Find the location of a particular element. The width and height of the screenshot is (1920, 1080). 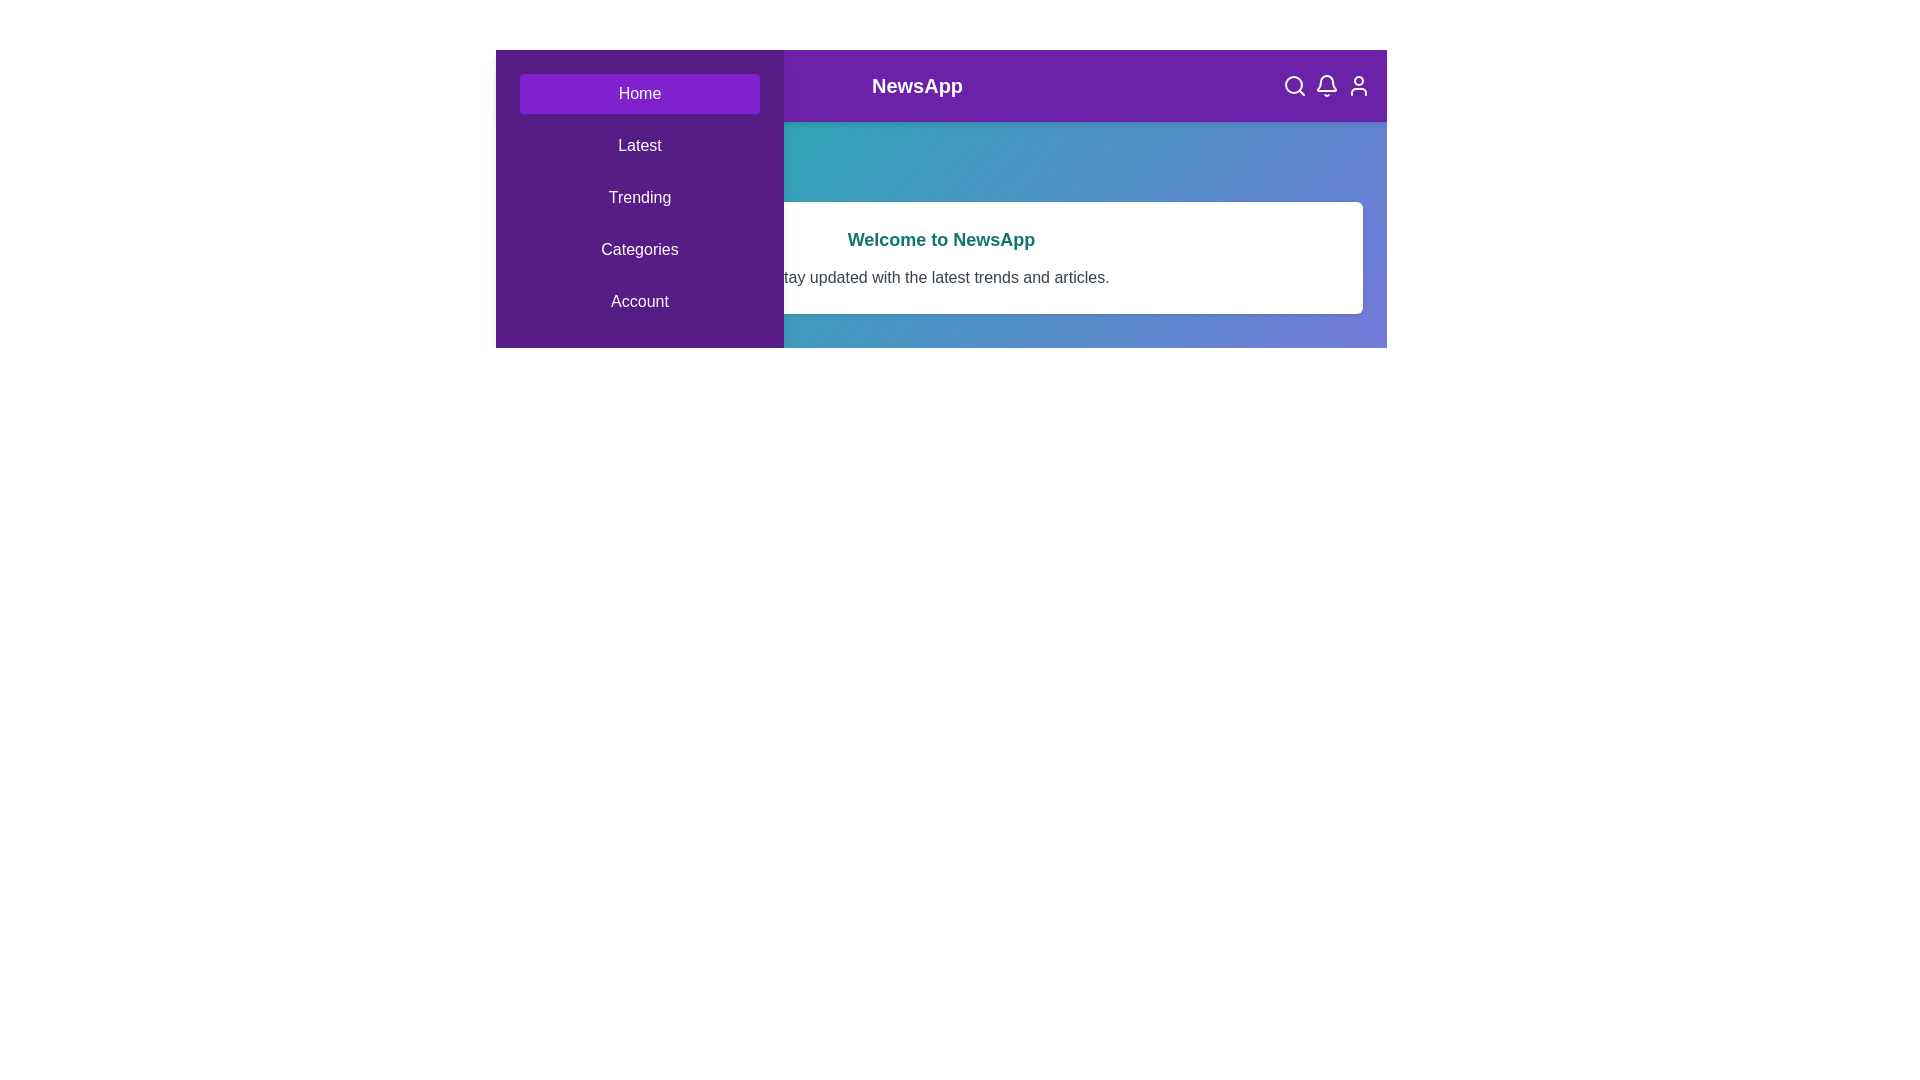

the user icon located in the top right corner of the app bar is located at coordinates (1358, 84).